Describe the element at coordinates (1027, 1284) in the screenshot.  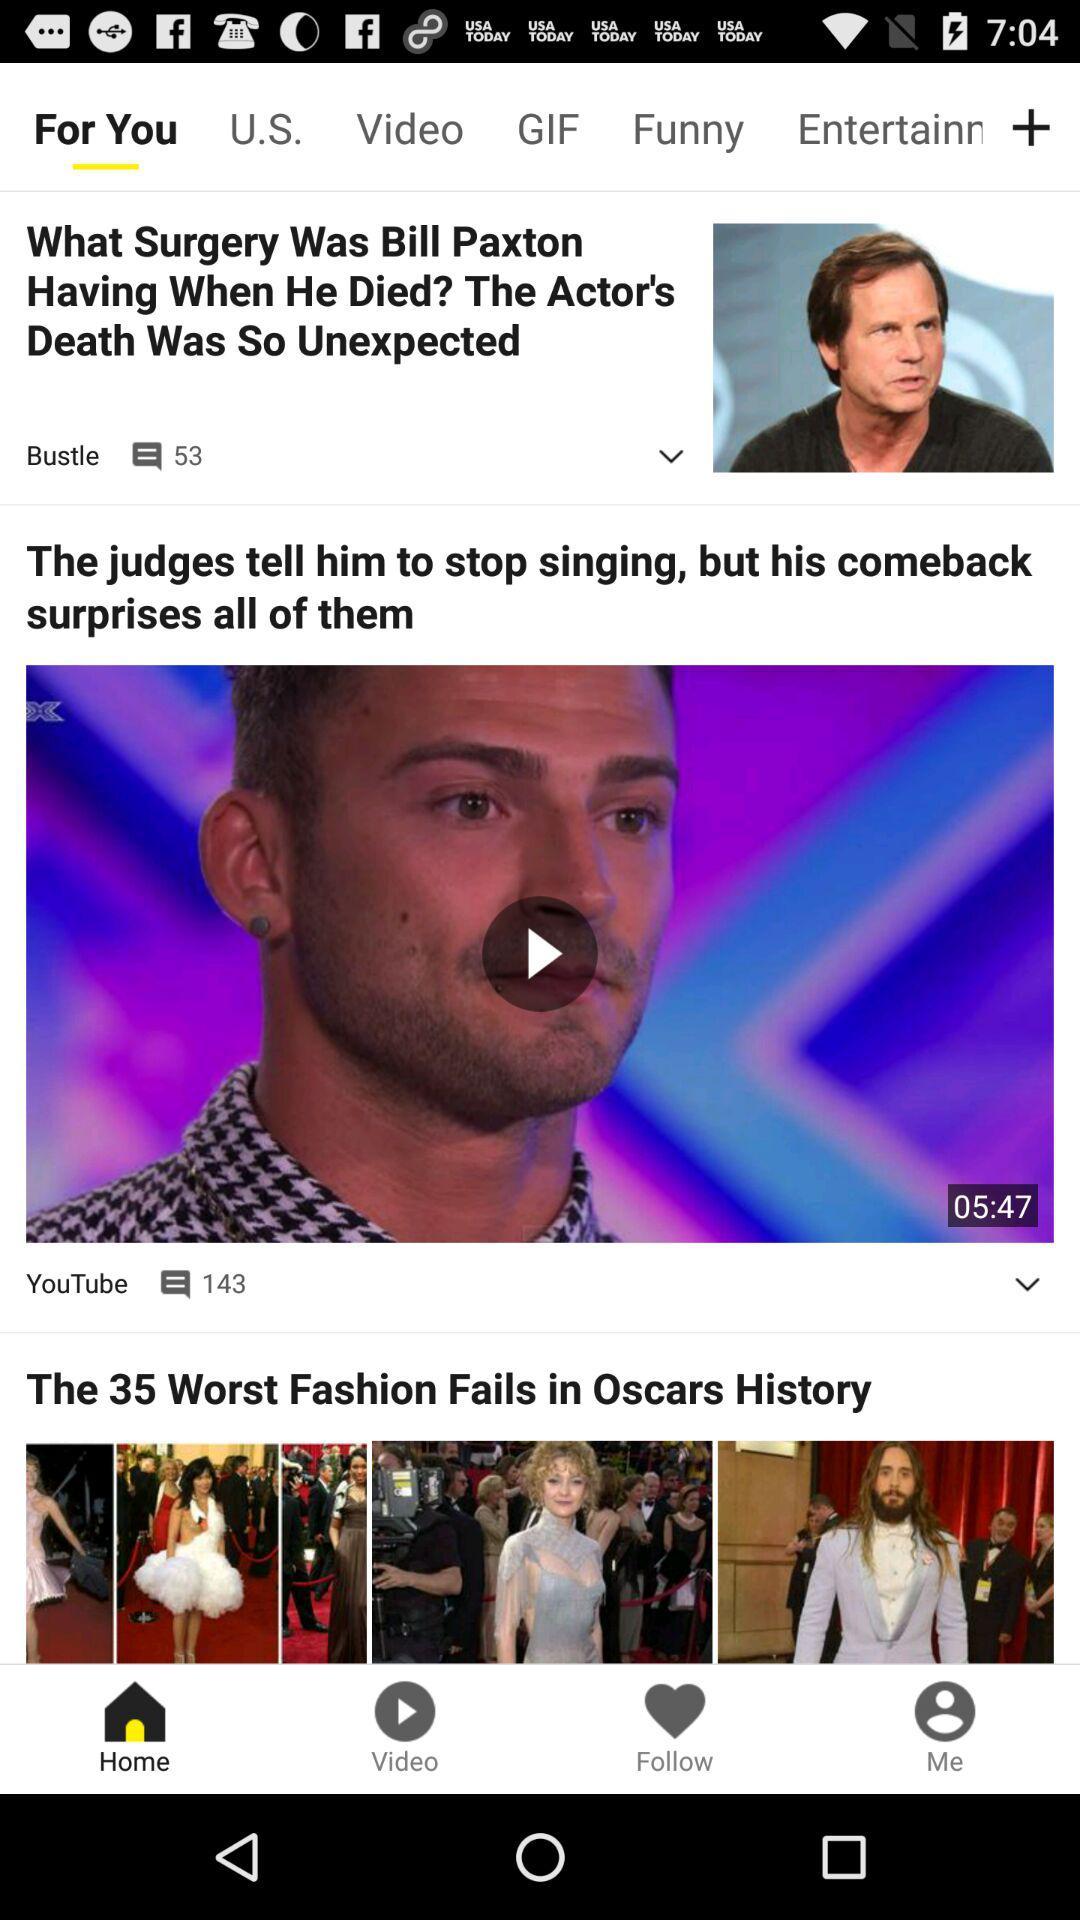
I see `read description` at that location.